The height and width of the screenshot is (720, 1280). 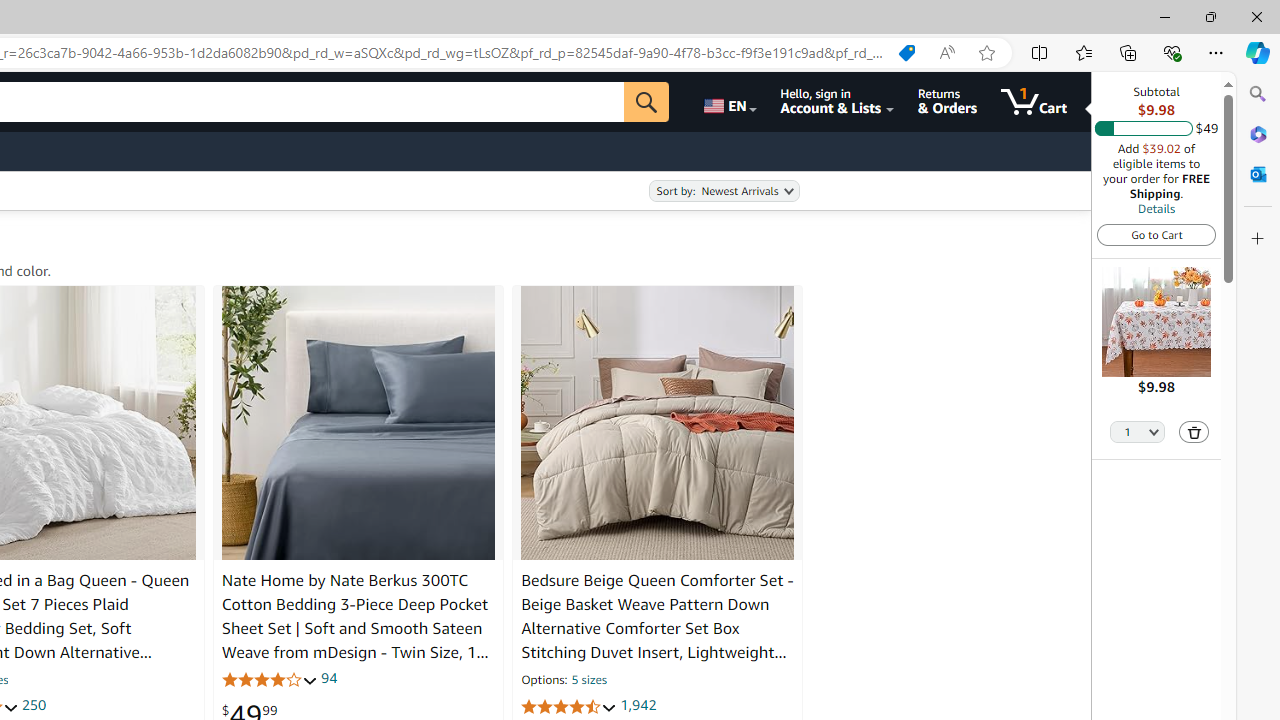 I want to click on 'Delete', so click(x=1194, y=431).